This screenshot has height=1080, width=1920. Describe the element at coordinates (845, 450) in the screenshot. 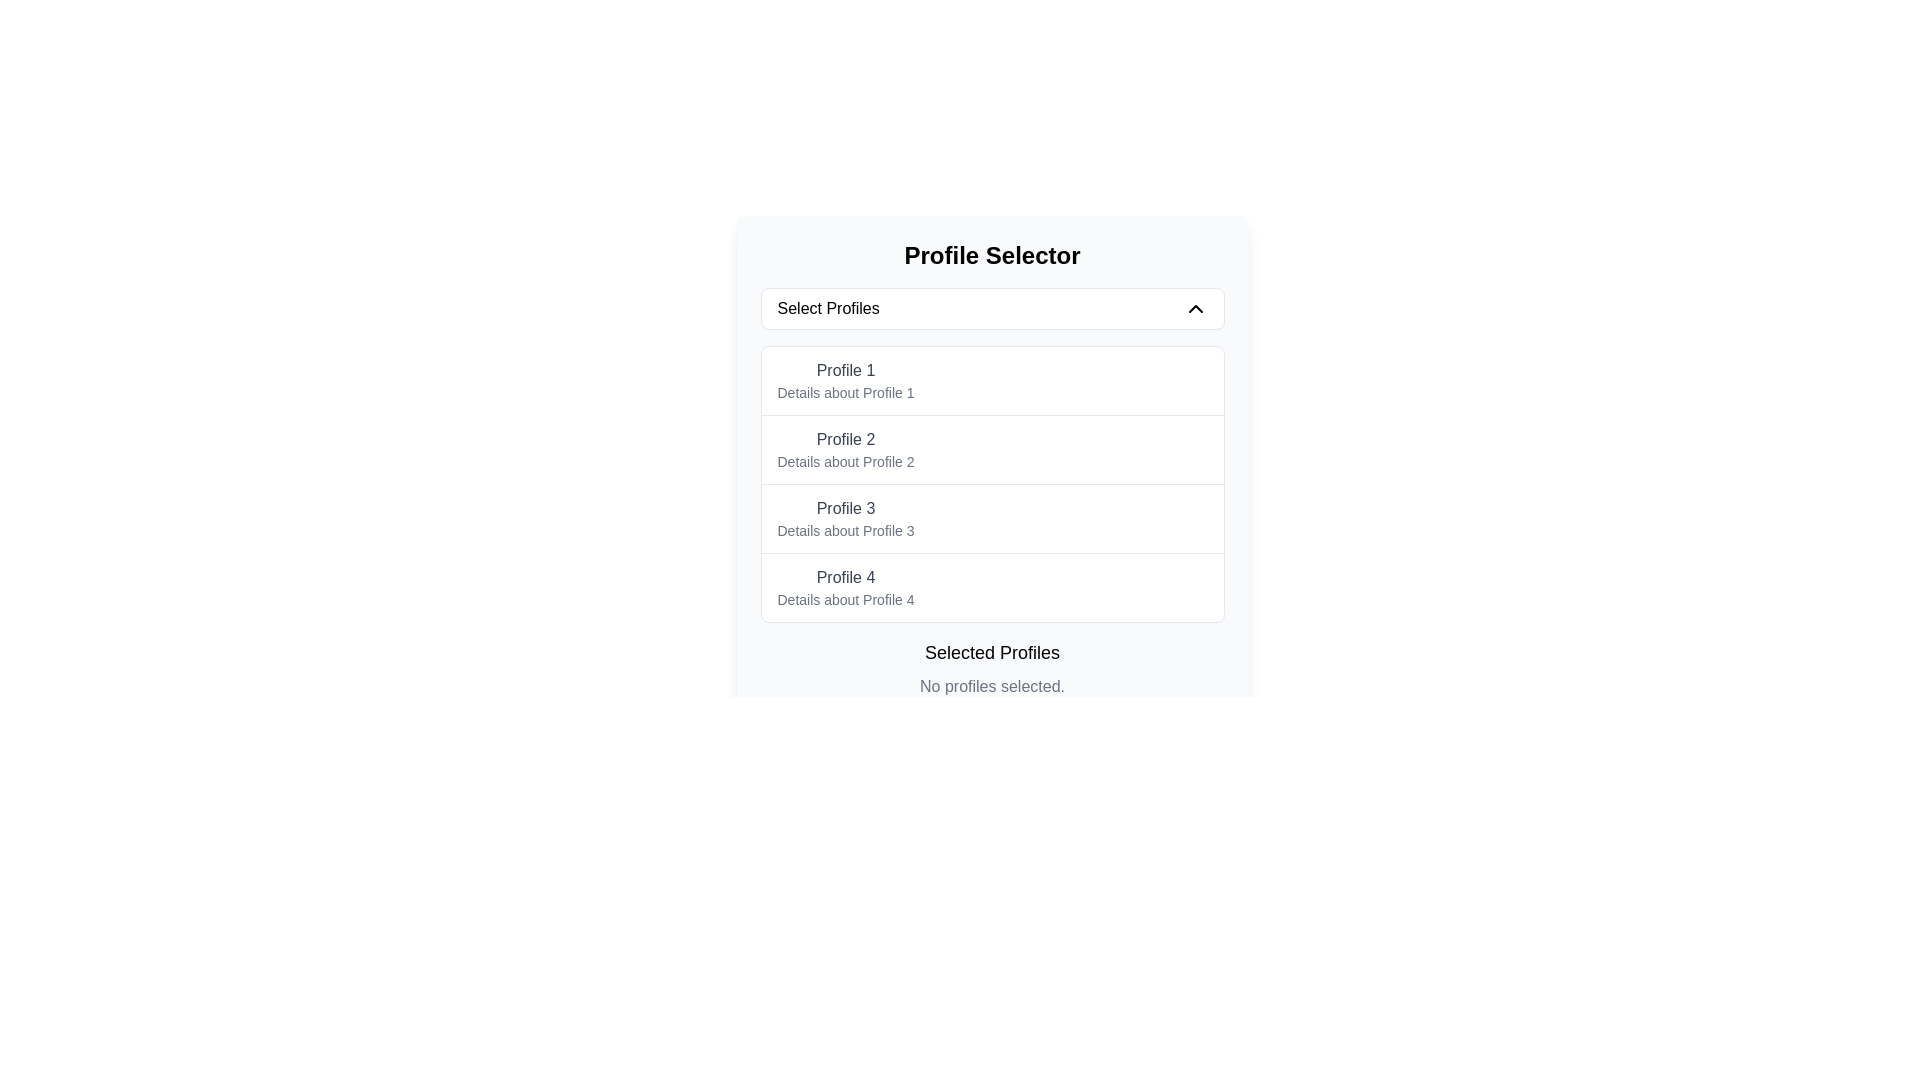

I see `the second profile entry in the vertical list, which displays the profile name and description` at that location.